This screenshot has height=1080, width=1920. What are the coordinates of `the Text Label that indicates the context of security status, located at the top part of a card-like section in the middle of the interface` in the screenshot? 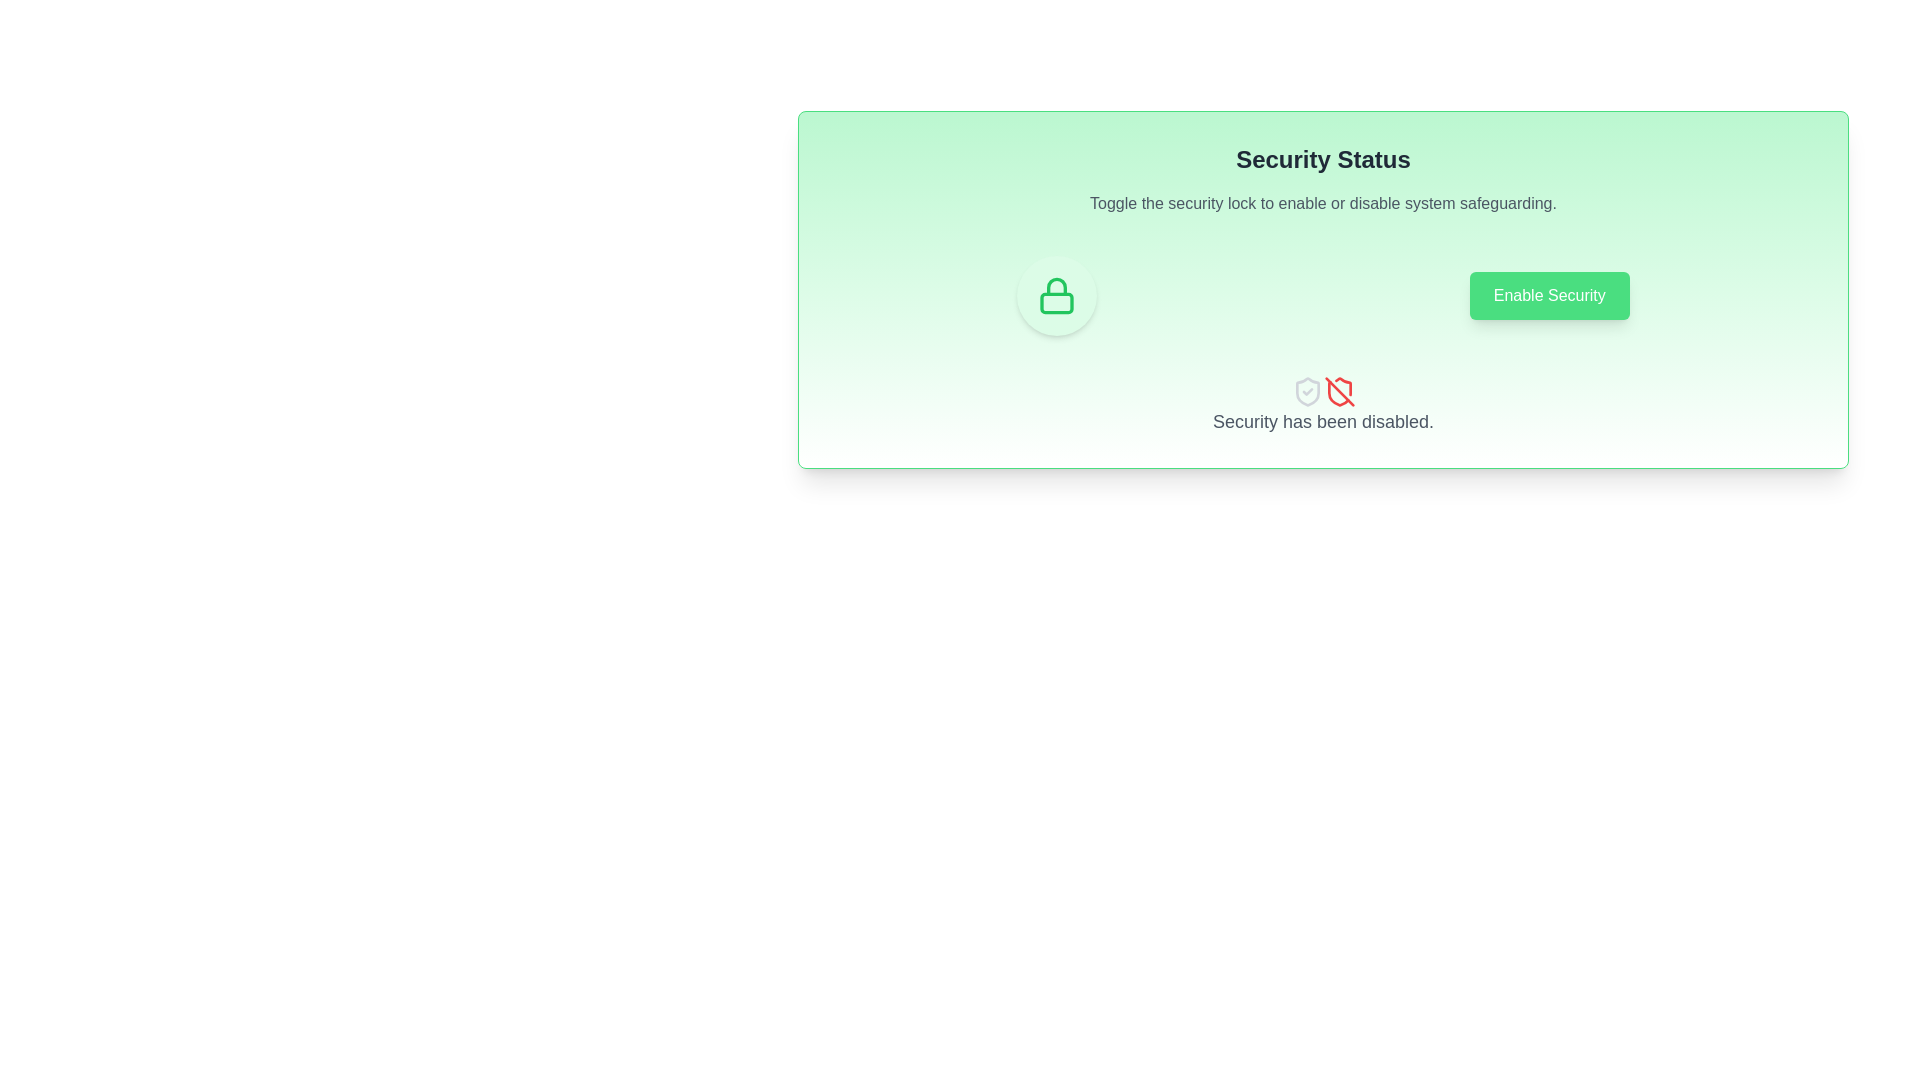 It's located at (1323, 158).